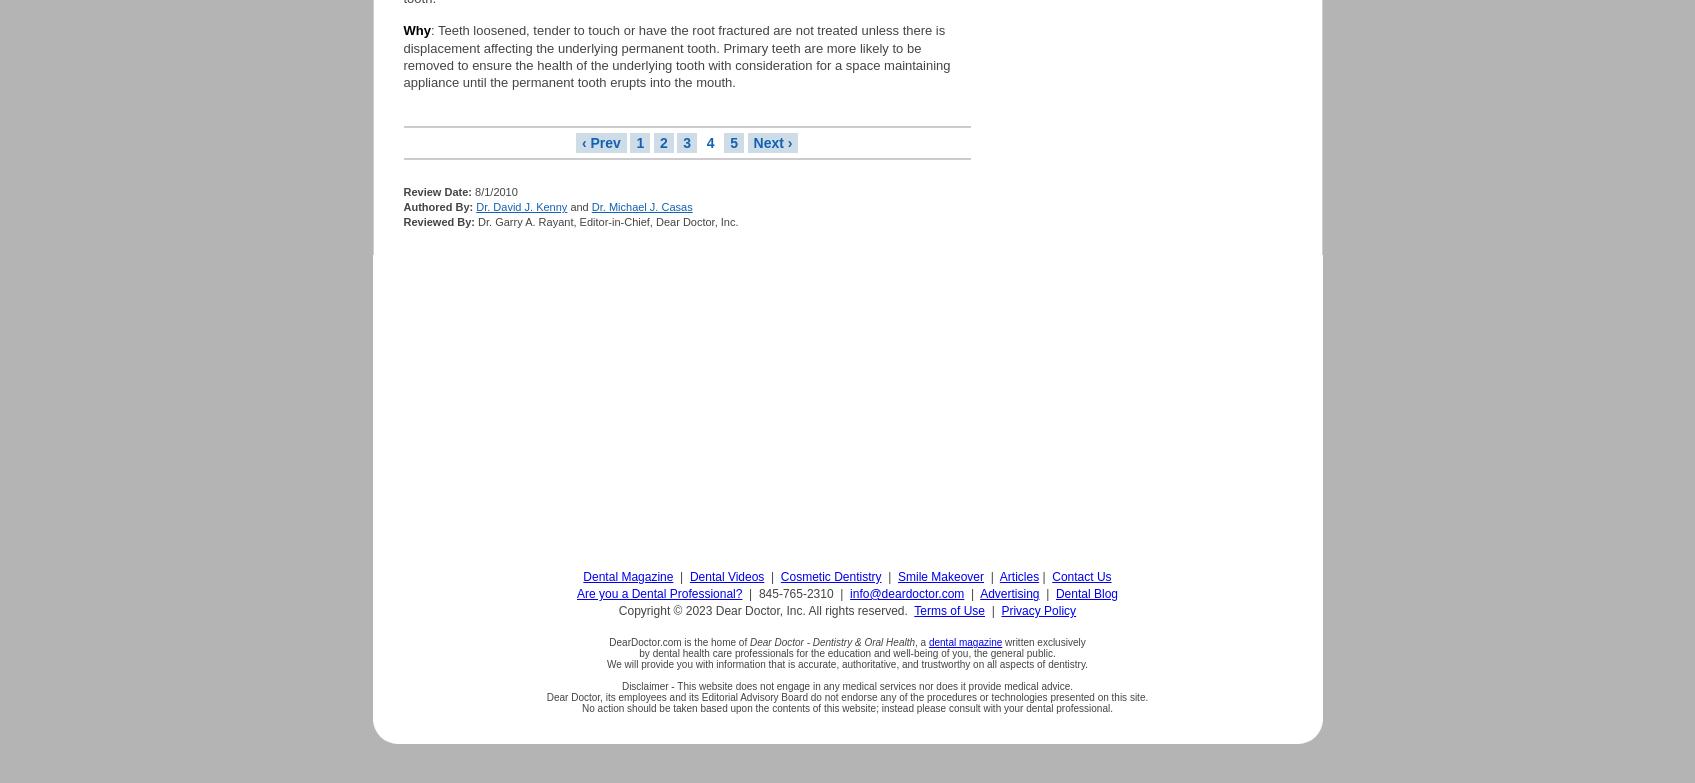  What do you see at coordinates (771, 142) in the screenshot?
I see `'Next ›'` at bounding box center [771, 142].